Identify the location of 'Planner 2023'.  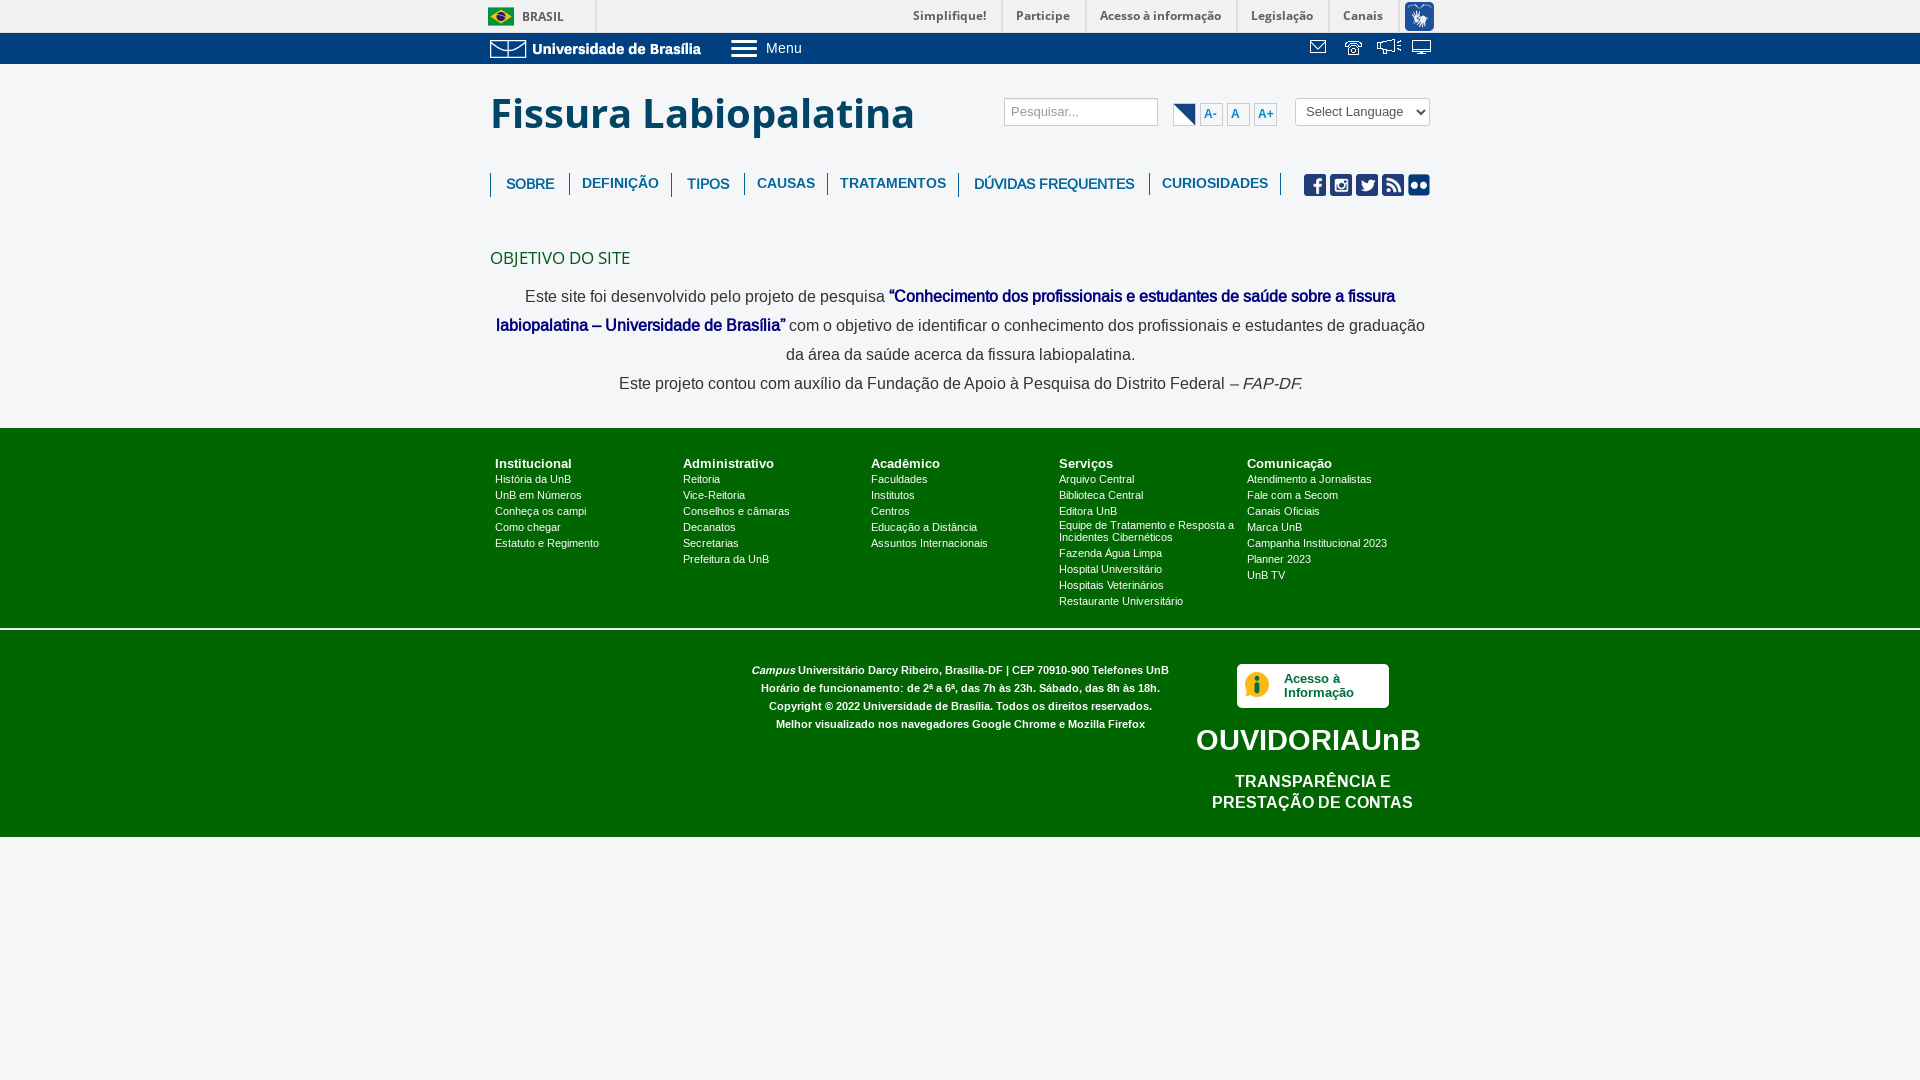
(1277, 559).